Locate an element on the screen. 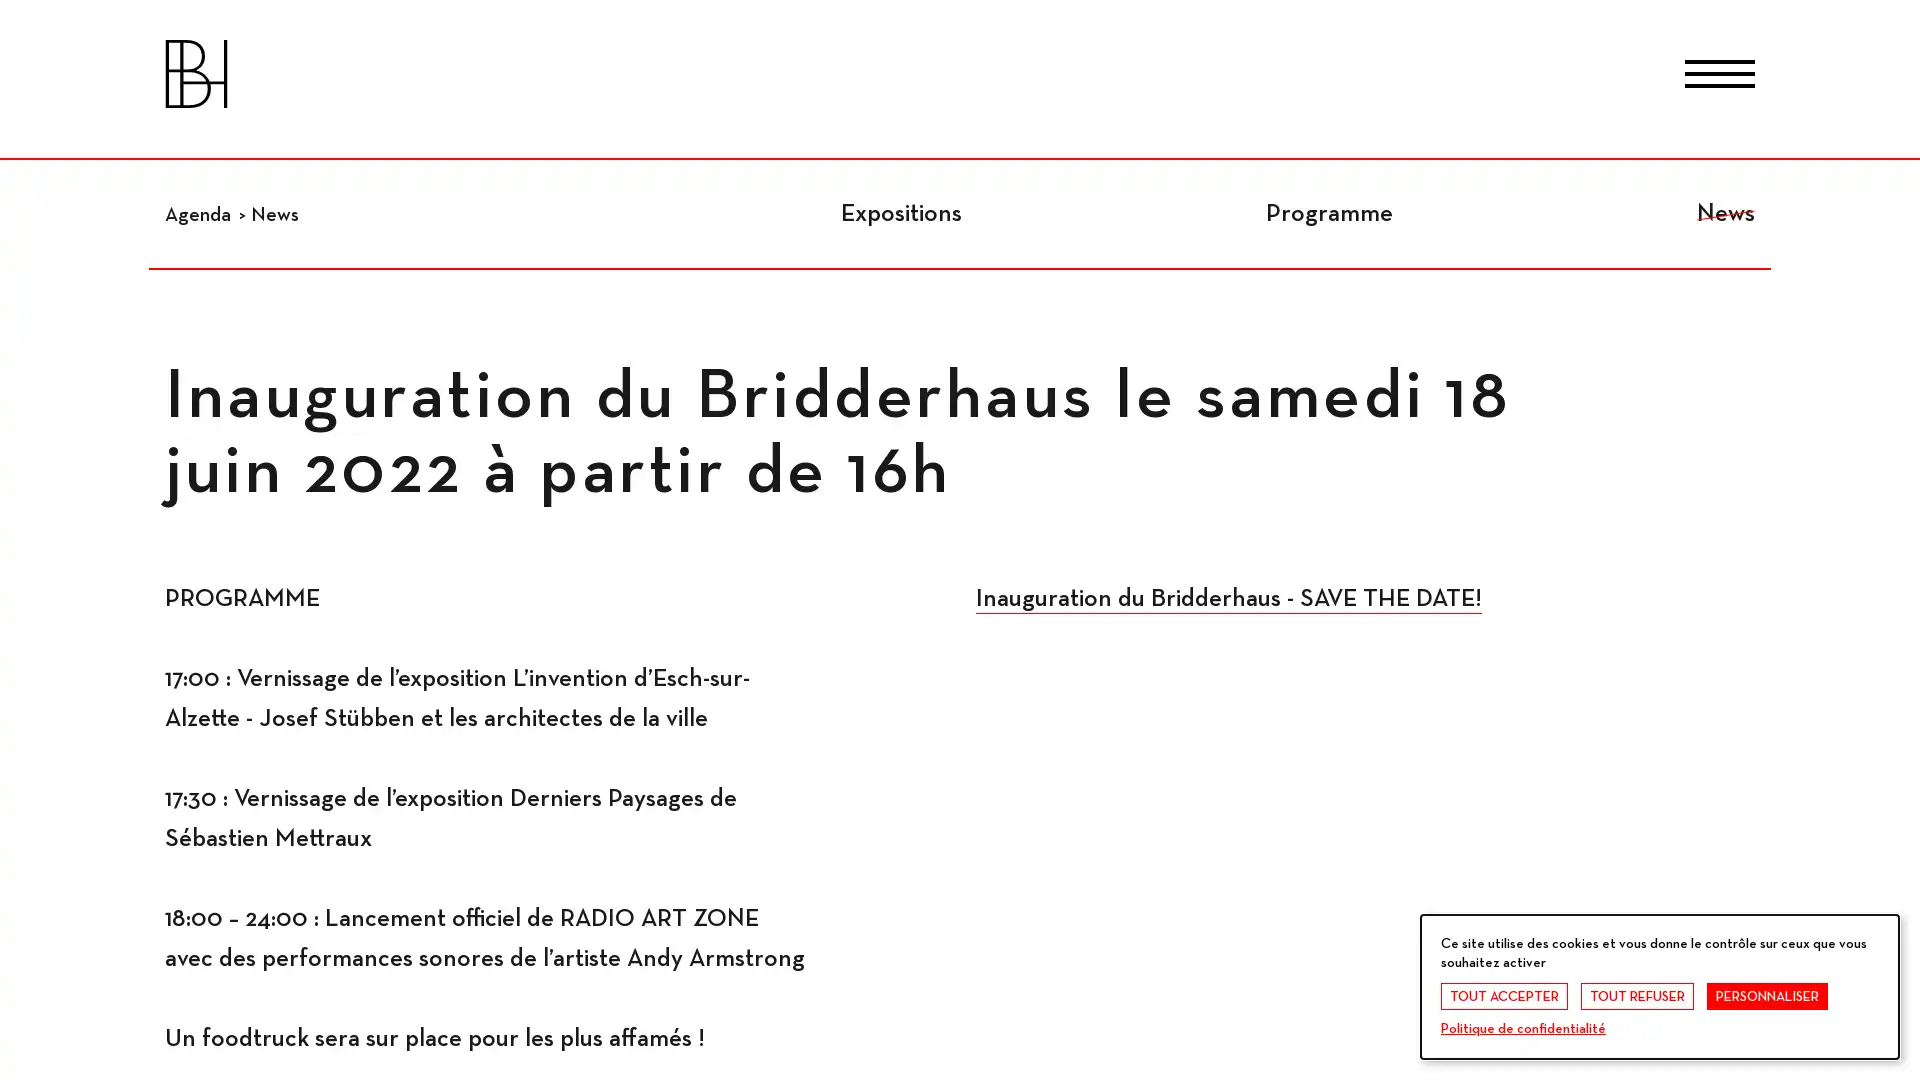  PERSONNALISER is located at coordinates (1767, 996).